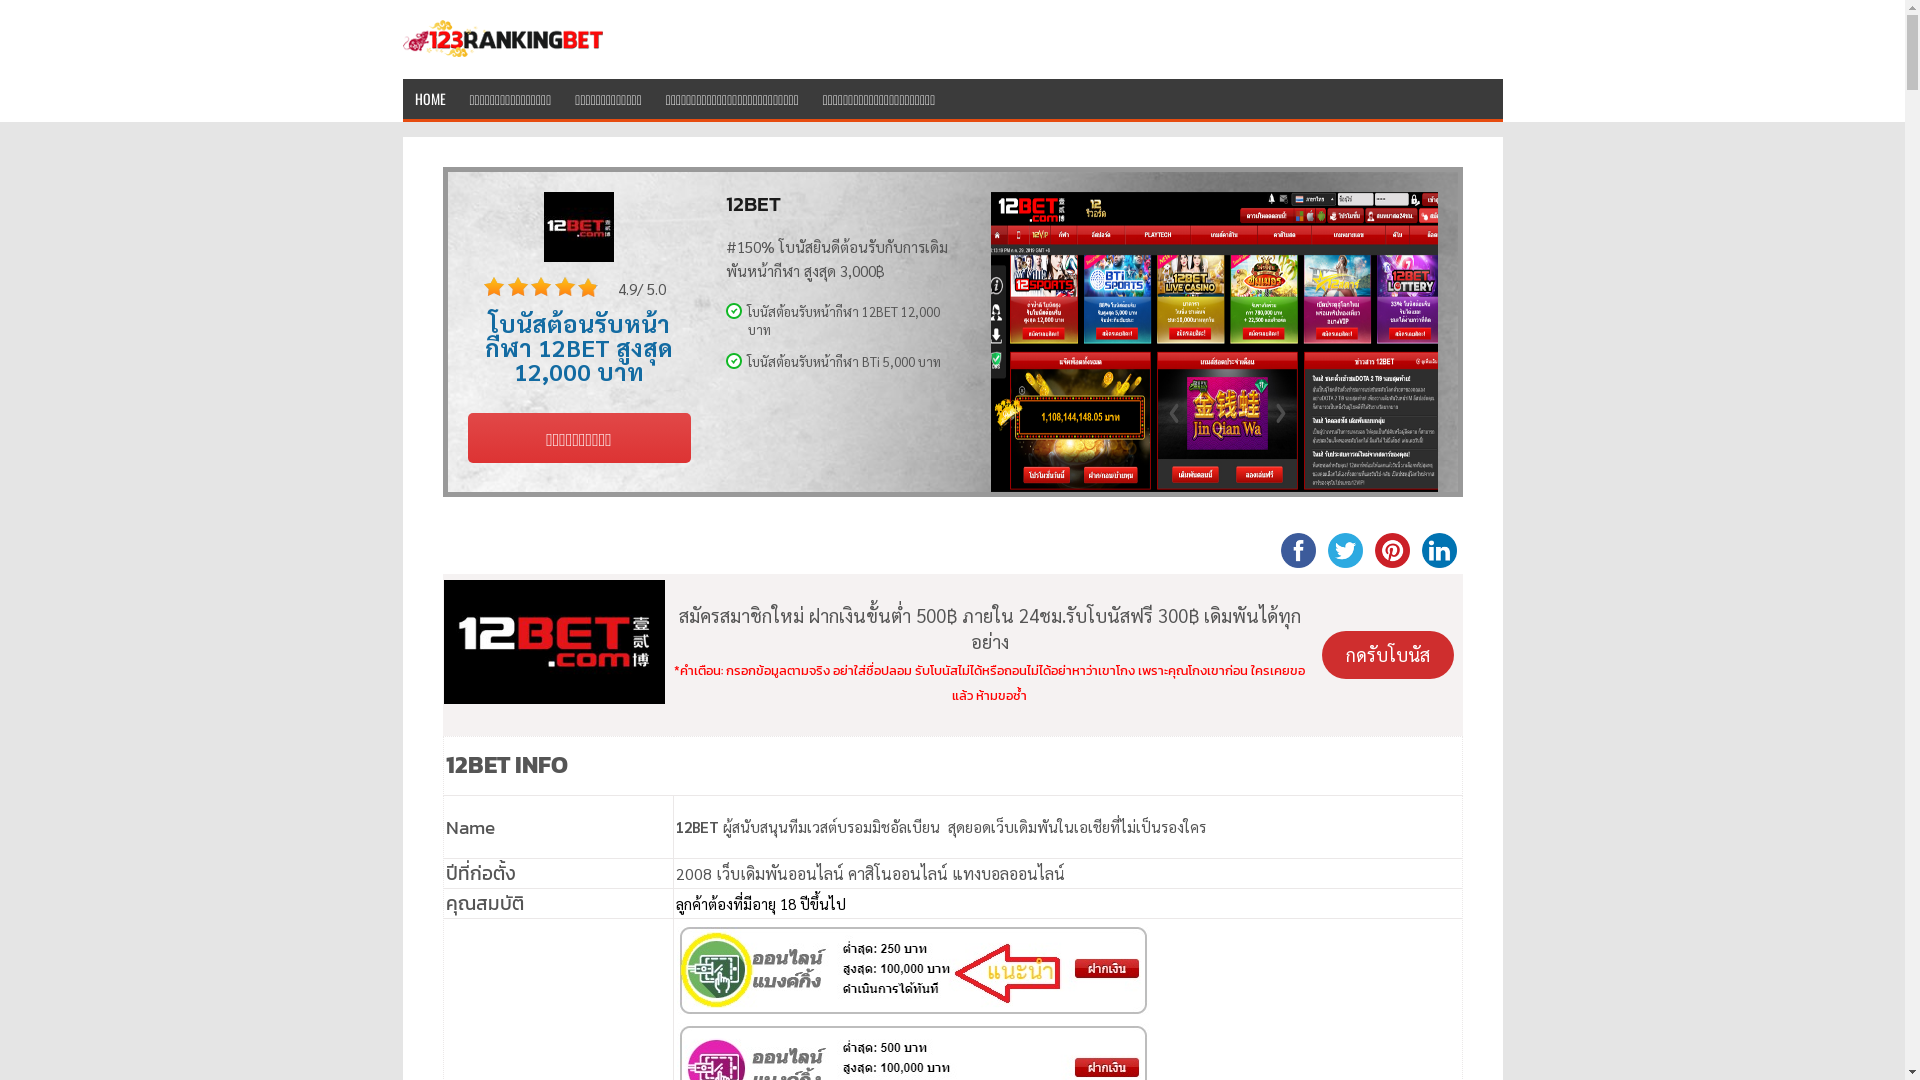 Image resolution: width=1920 pixels, height=1080 pixels. What do you see at coordinates (1345, 549) in the screenshot?
I see `'Twitter'` at bounding box center [1345, 549].